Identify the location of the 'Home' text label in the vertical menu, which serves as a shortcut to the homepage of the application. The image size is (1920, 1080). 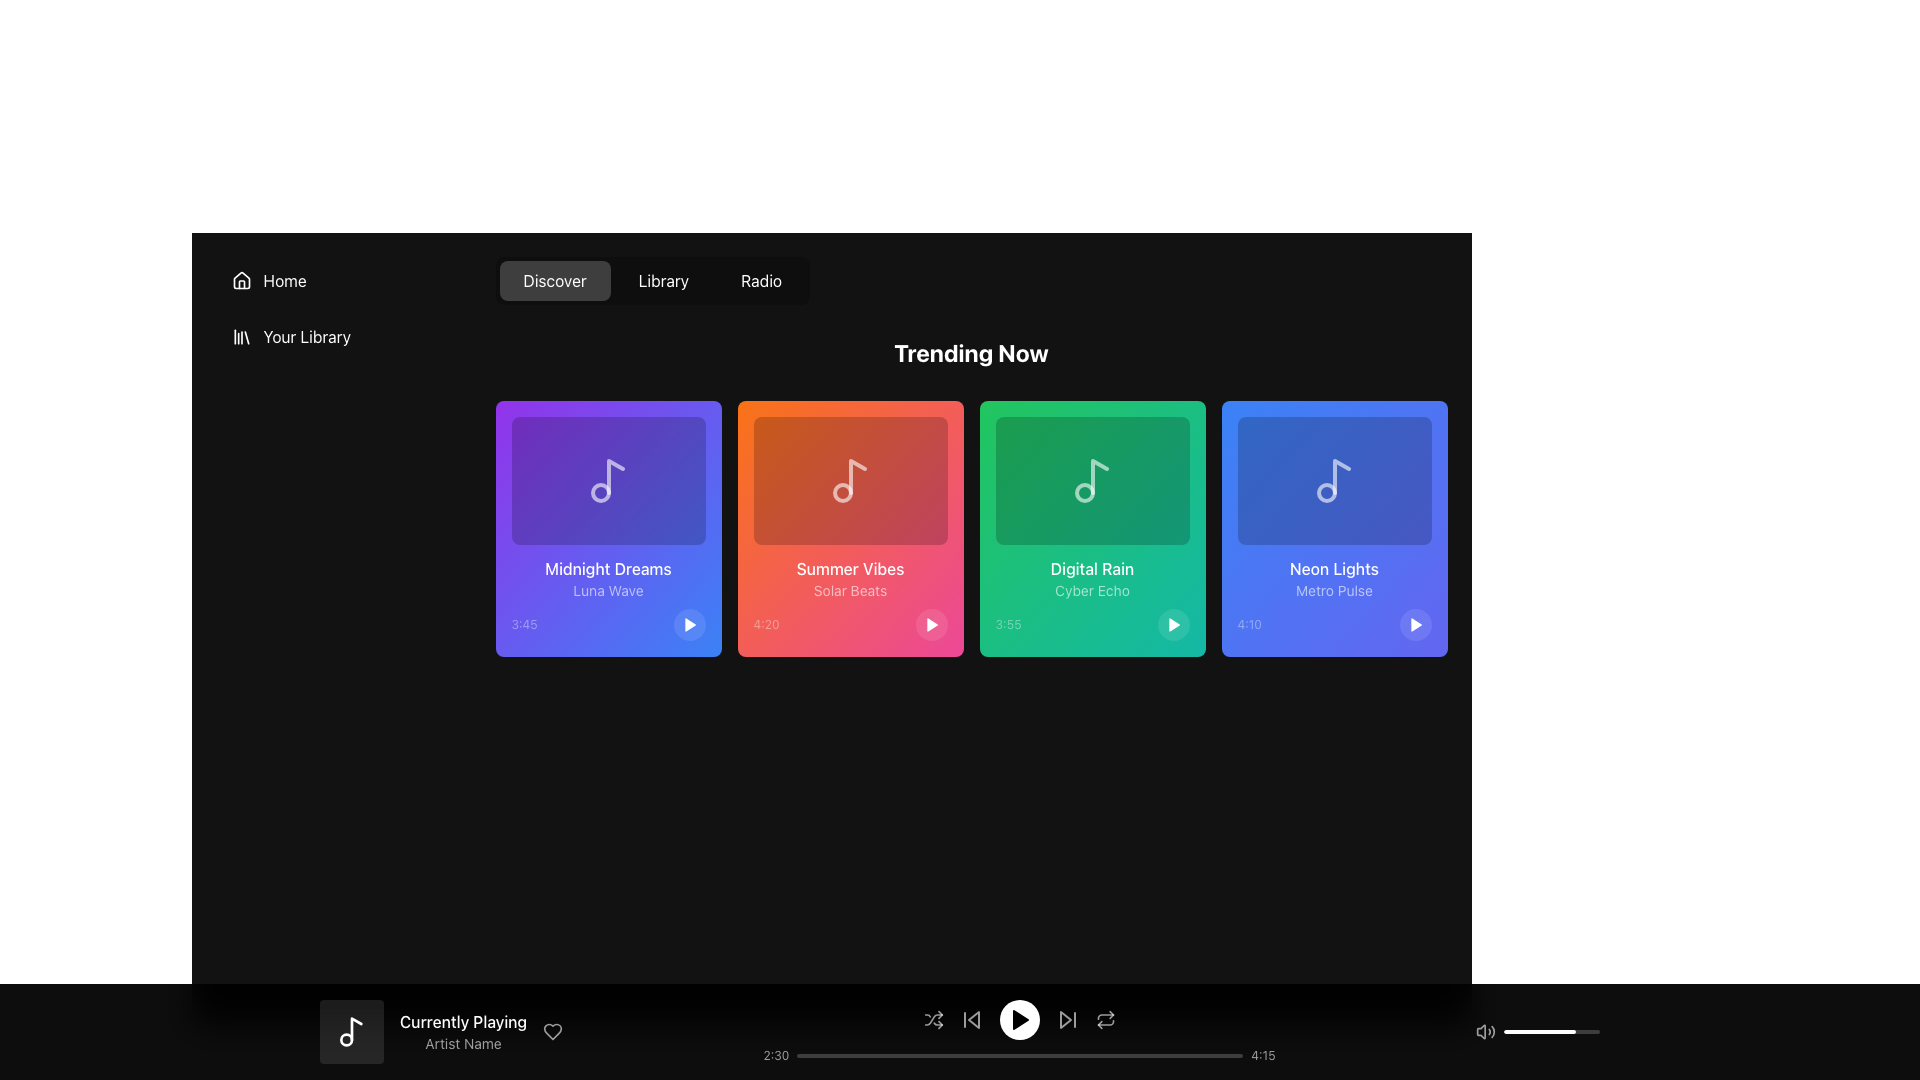
(284, 281).